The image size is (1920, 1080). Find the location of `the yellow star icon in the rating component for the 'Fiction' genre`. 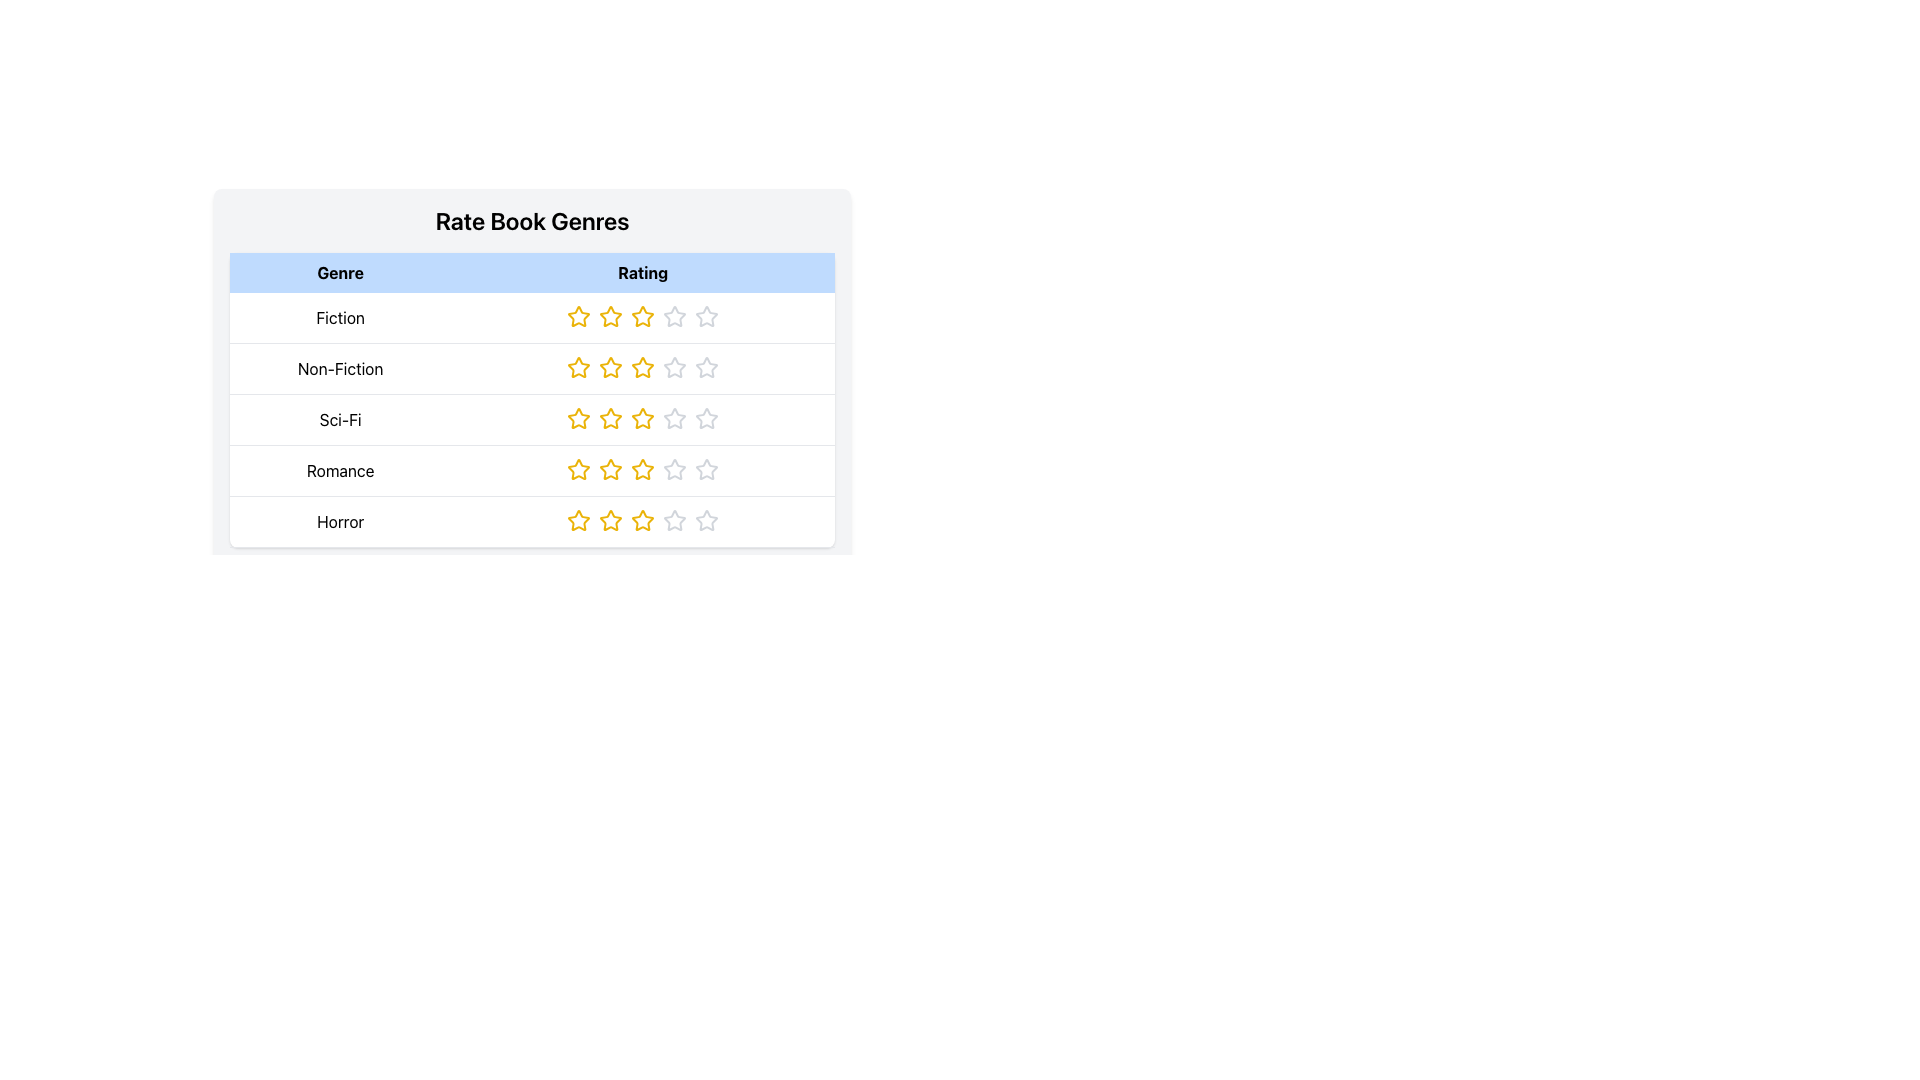

the yellow star icon in the rating component for the 'Fiction' genre is located at coordinates (578, 315).